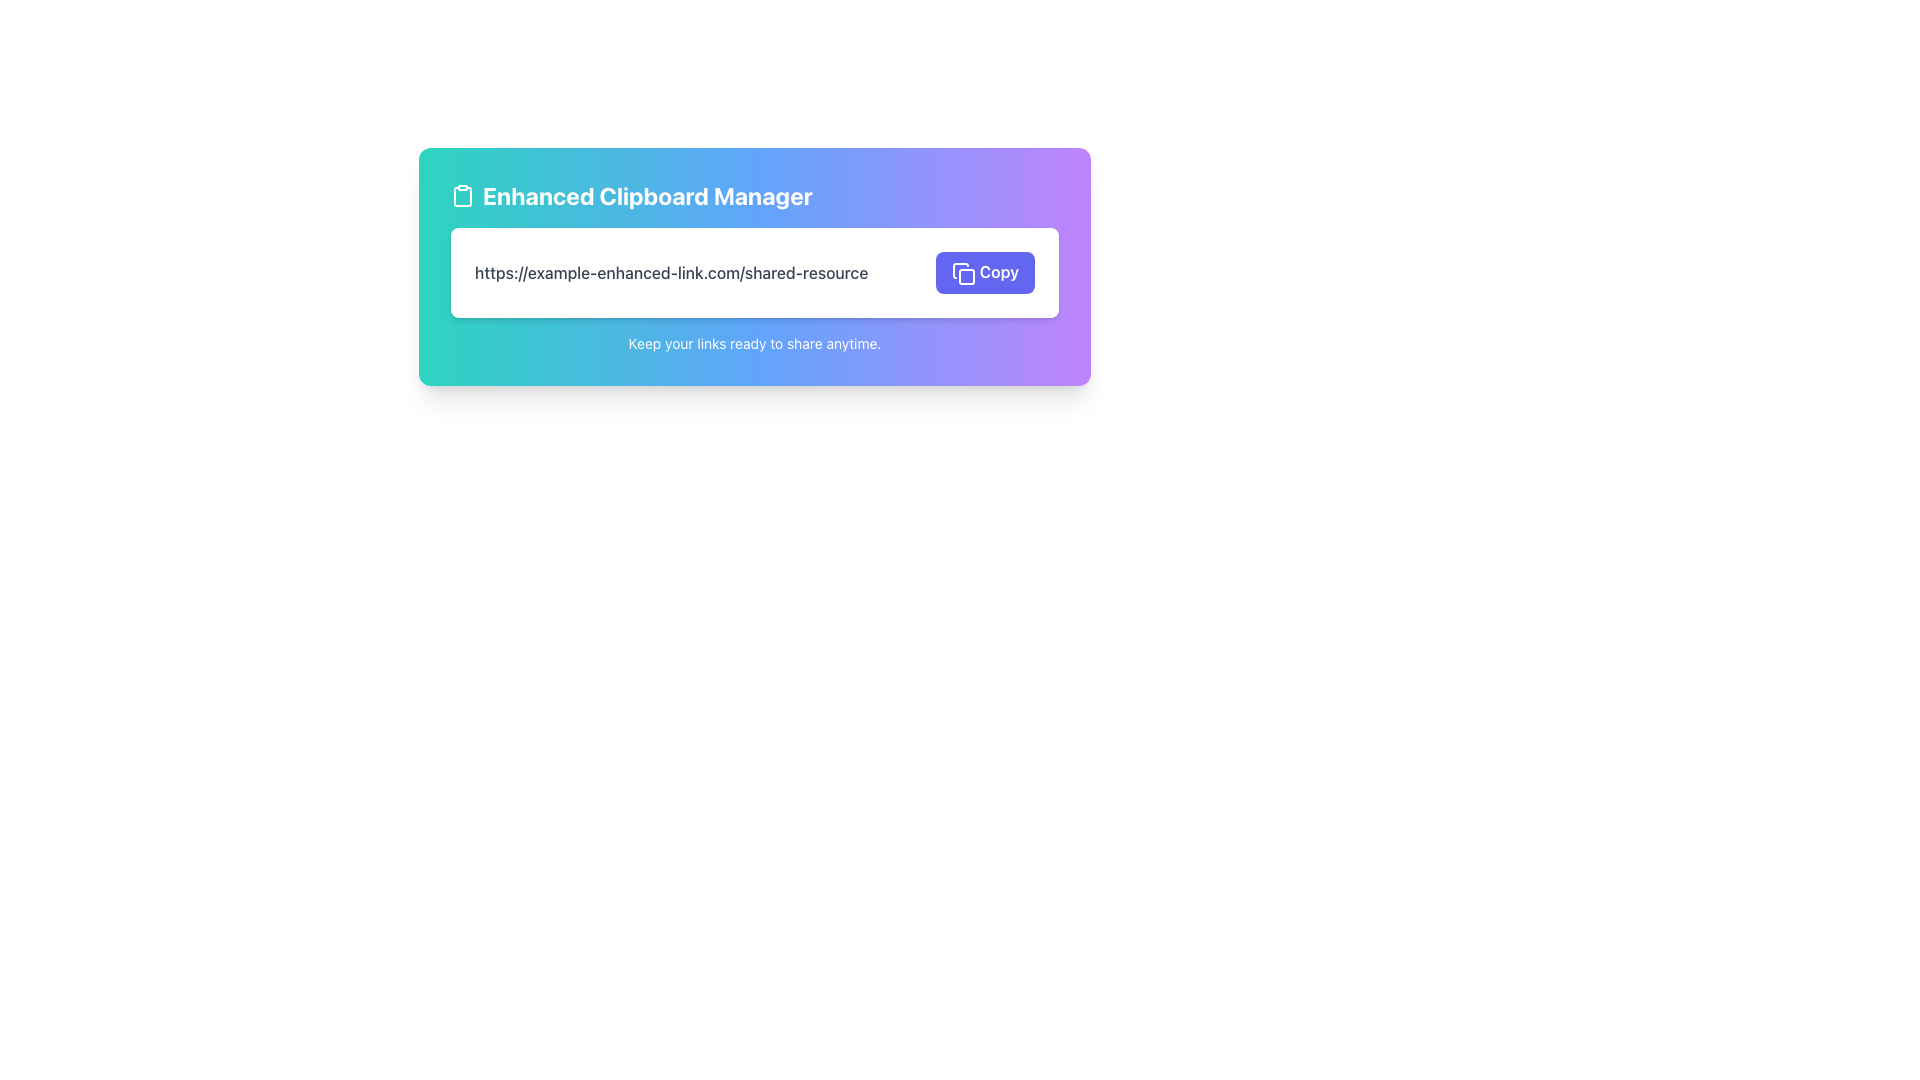 This screenshot has height=1080, width=1920. Describe the element at coordinates (753, 342) in the screenshot. I see `the instructional text label located at the bottom of the card with a gradient background, which indicates the readiness of the displayed links for sharing` at that location.